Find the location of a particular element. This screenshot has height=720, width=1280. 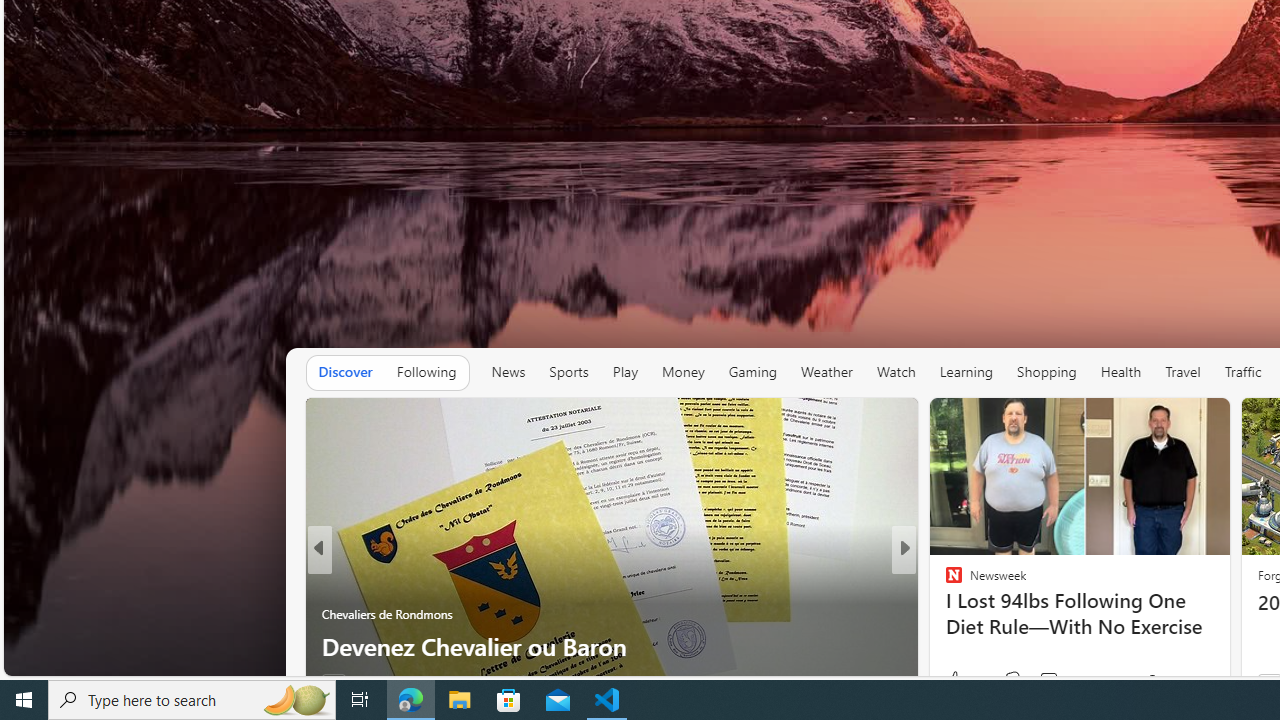

'View comments 18 Comment' is located at coordinates (1044, 680).